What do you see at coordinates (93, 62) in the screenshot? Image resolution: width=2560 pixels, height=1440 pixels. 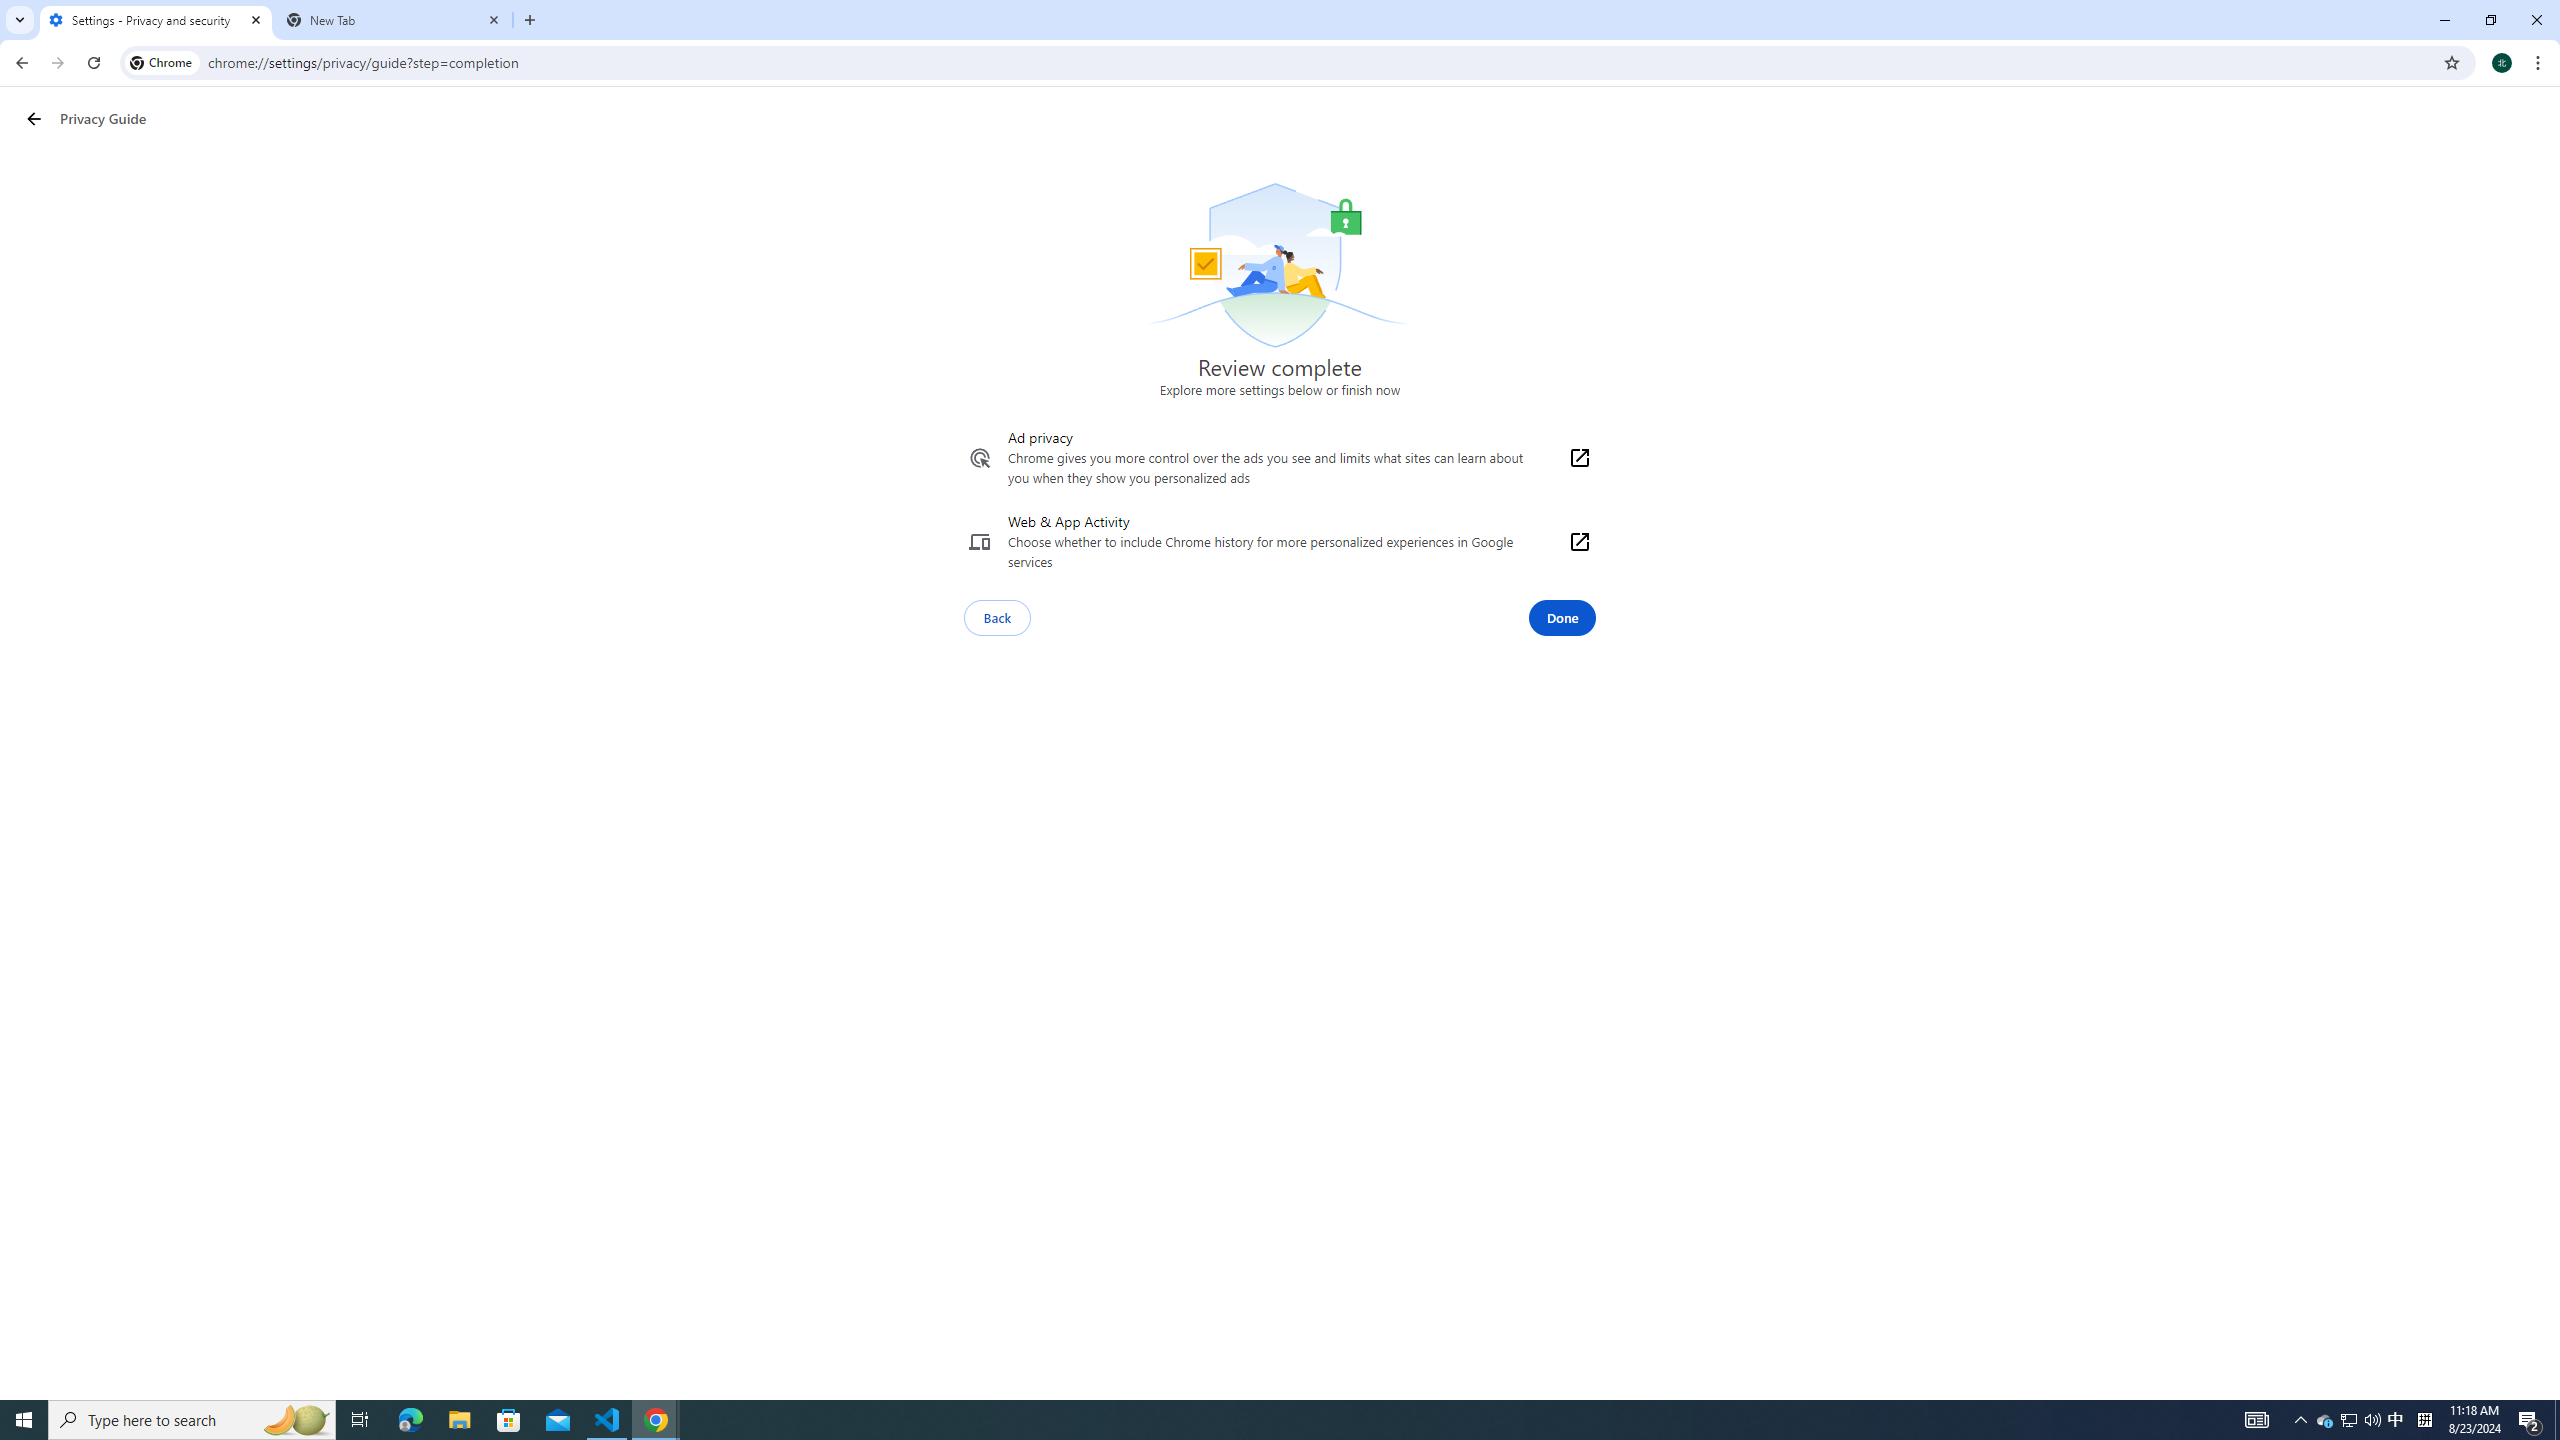 I see `'Reload'` at bounding box center [93, 62].